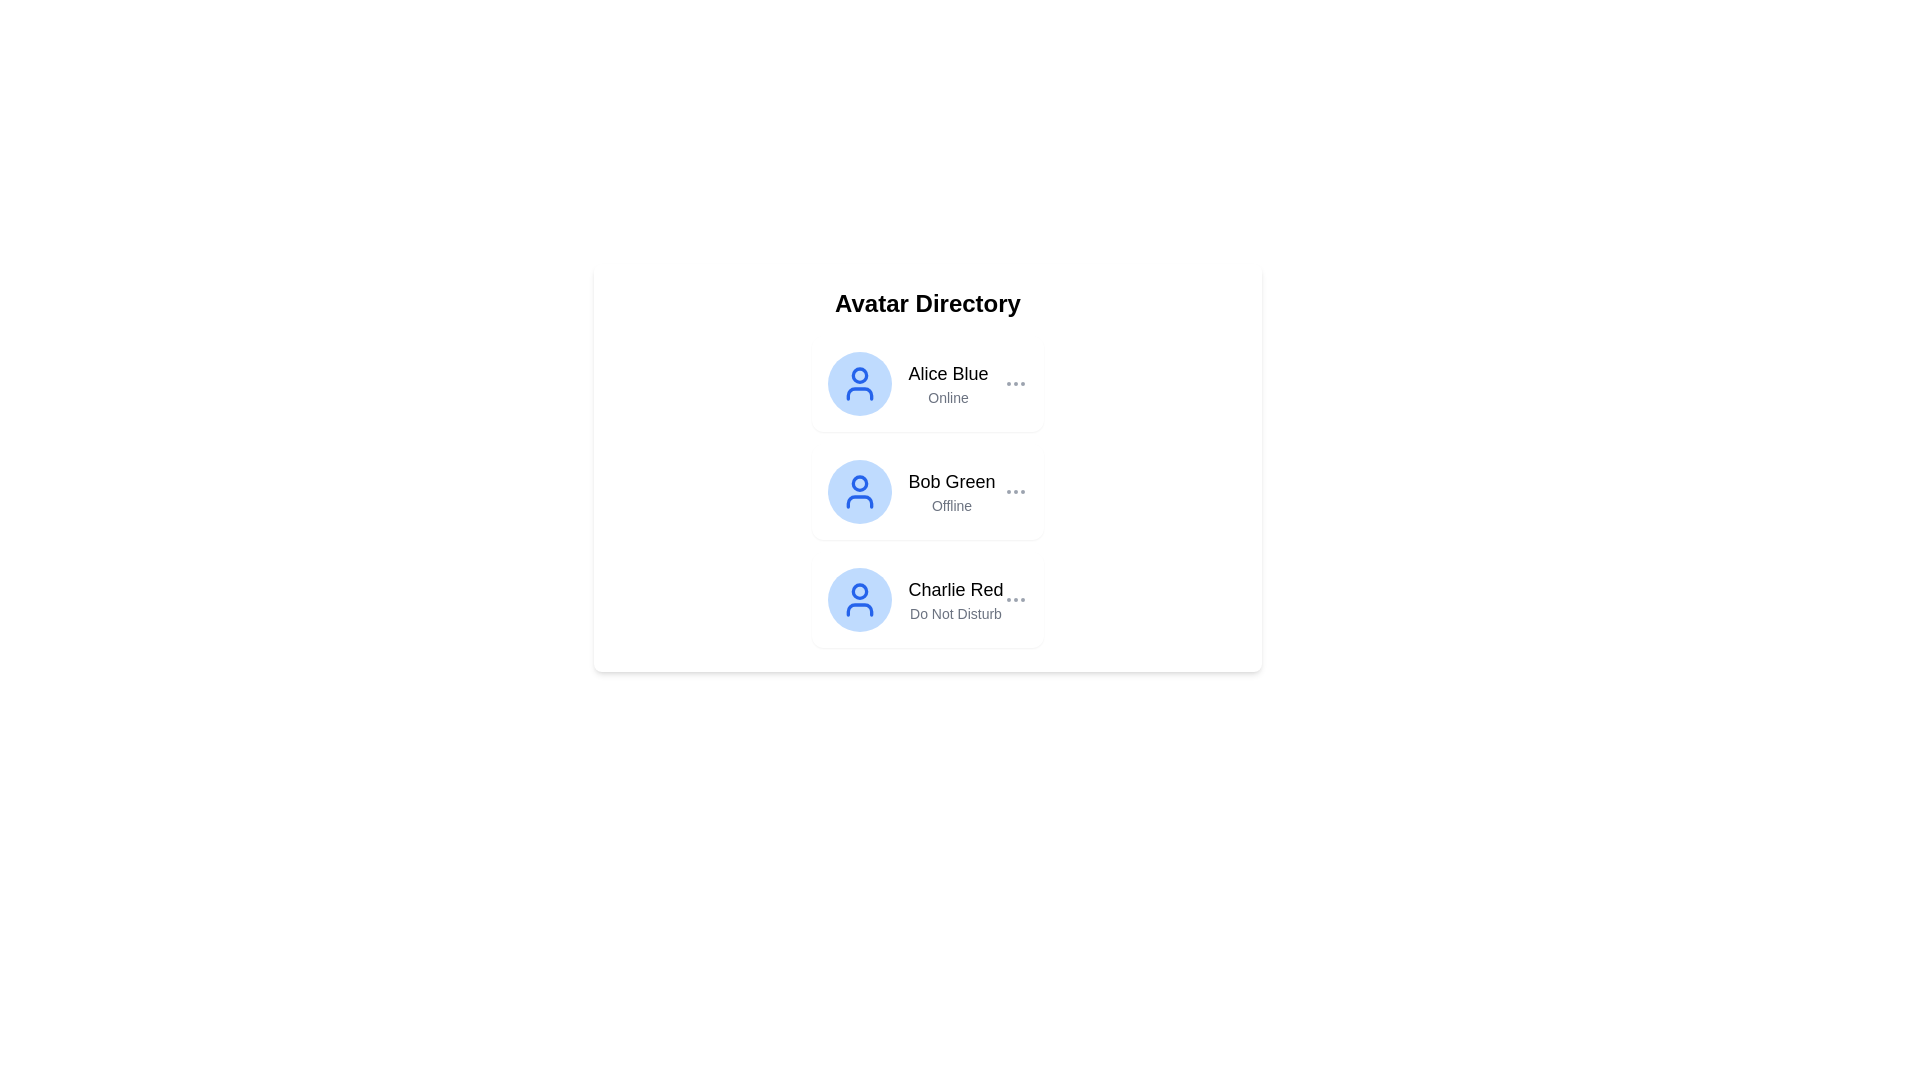 This screenshot has height=1080, width=1920. Describe the element at coordinates (1015, 492) in the screenshot. I see `the vertical ellipsis icon button located on the right side of the row for 'Bob Green'` at that location.